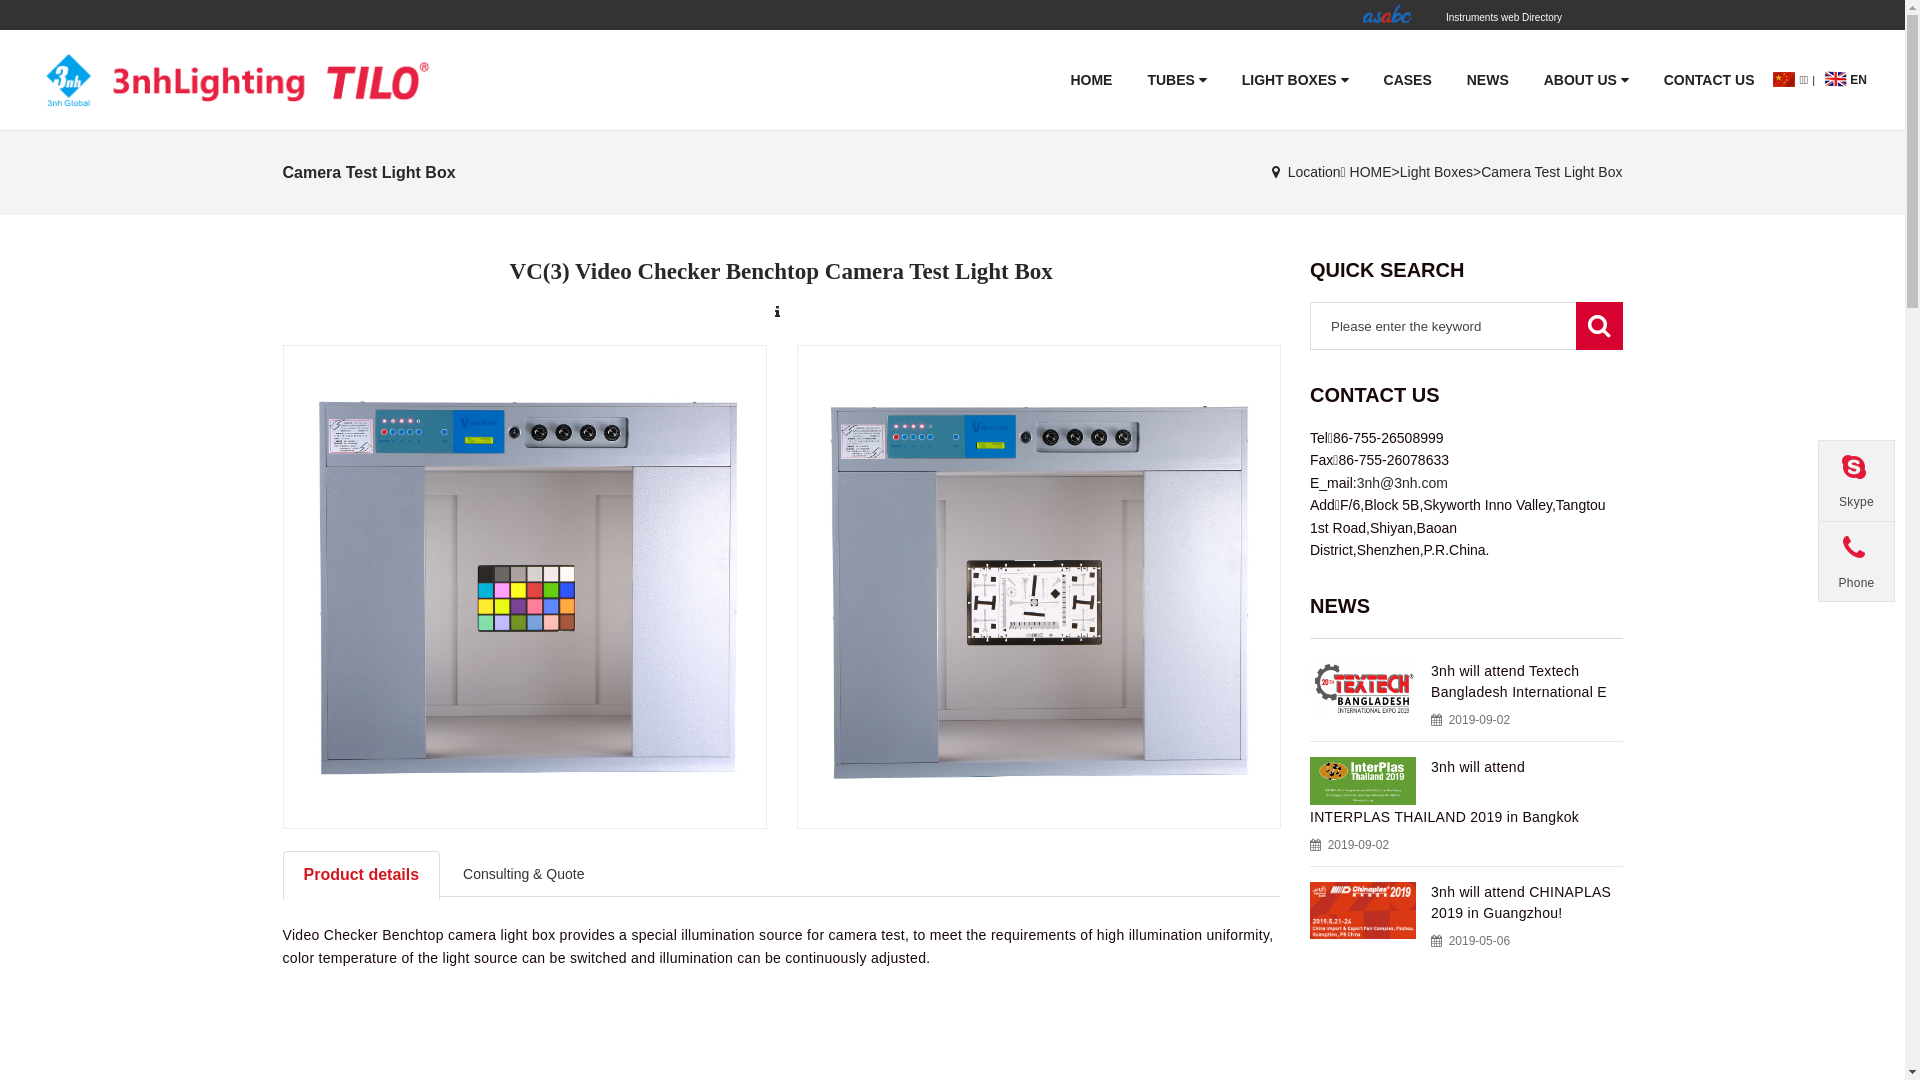 The width and height of the screenshot is (1920, 1080). I want to click on 'ABOUT US', so click(1585, 79).